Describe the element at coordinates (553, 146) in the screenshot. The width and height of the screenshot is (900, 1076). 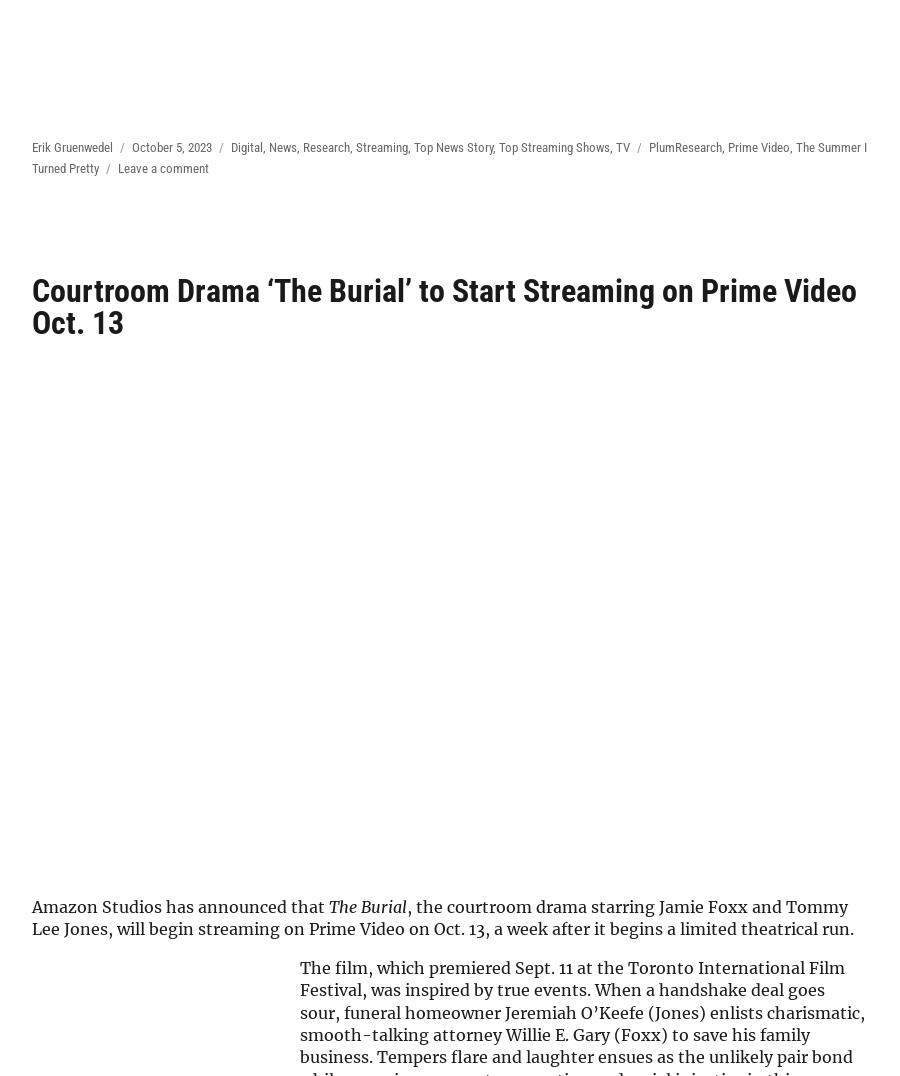
I see `'Top Streaming Shows'` at that location.